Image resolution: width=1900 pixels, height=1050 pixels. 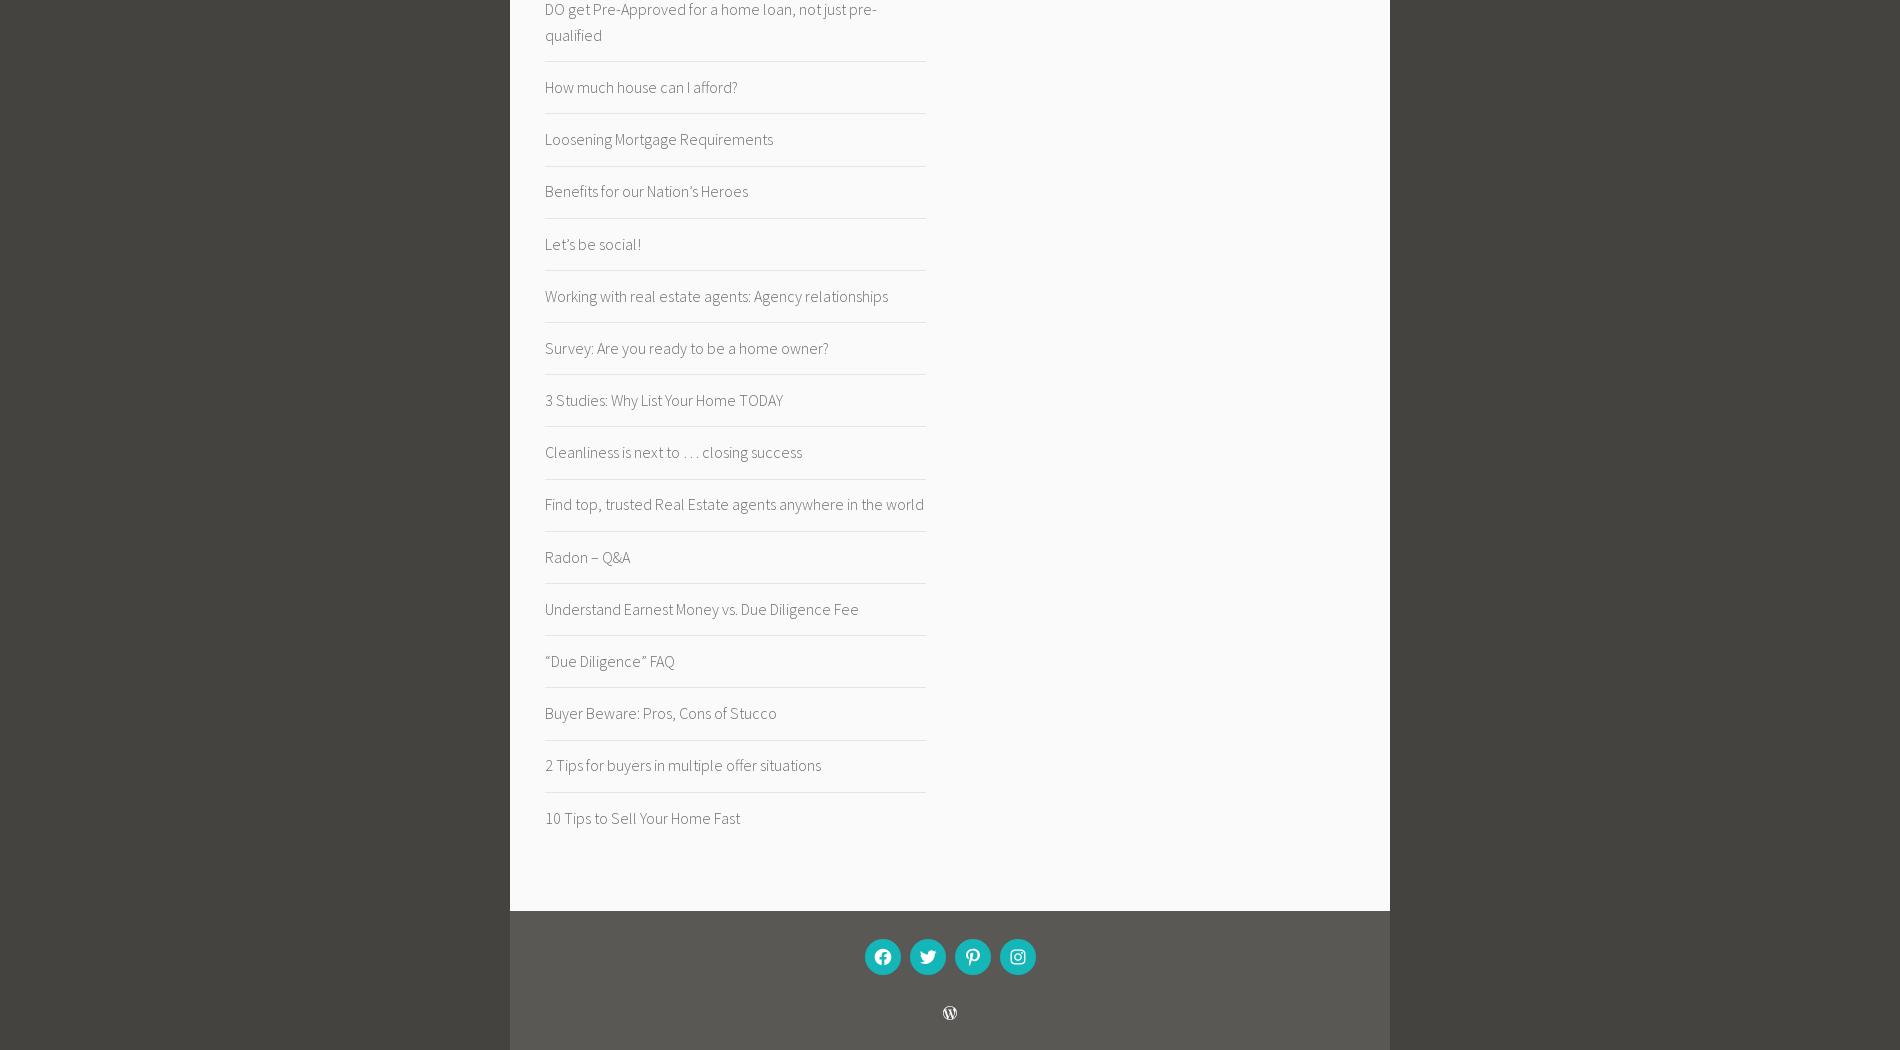 What do you see at coordinates (642, 816) in the screenshot?
I see `'10 Tips to Sell Your Home Fast'` at bounding box center [642, 816].